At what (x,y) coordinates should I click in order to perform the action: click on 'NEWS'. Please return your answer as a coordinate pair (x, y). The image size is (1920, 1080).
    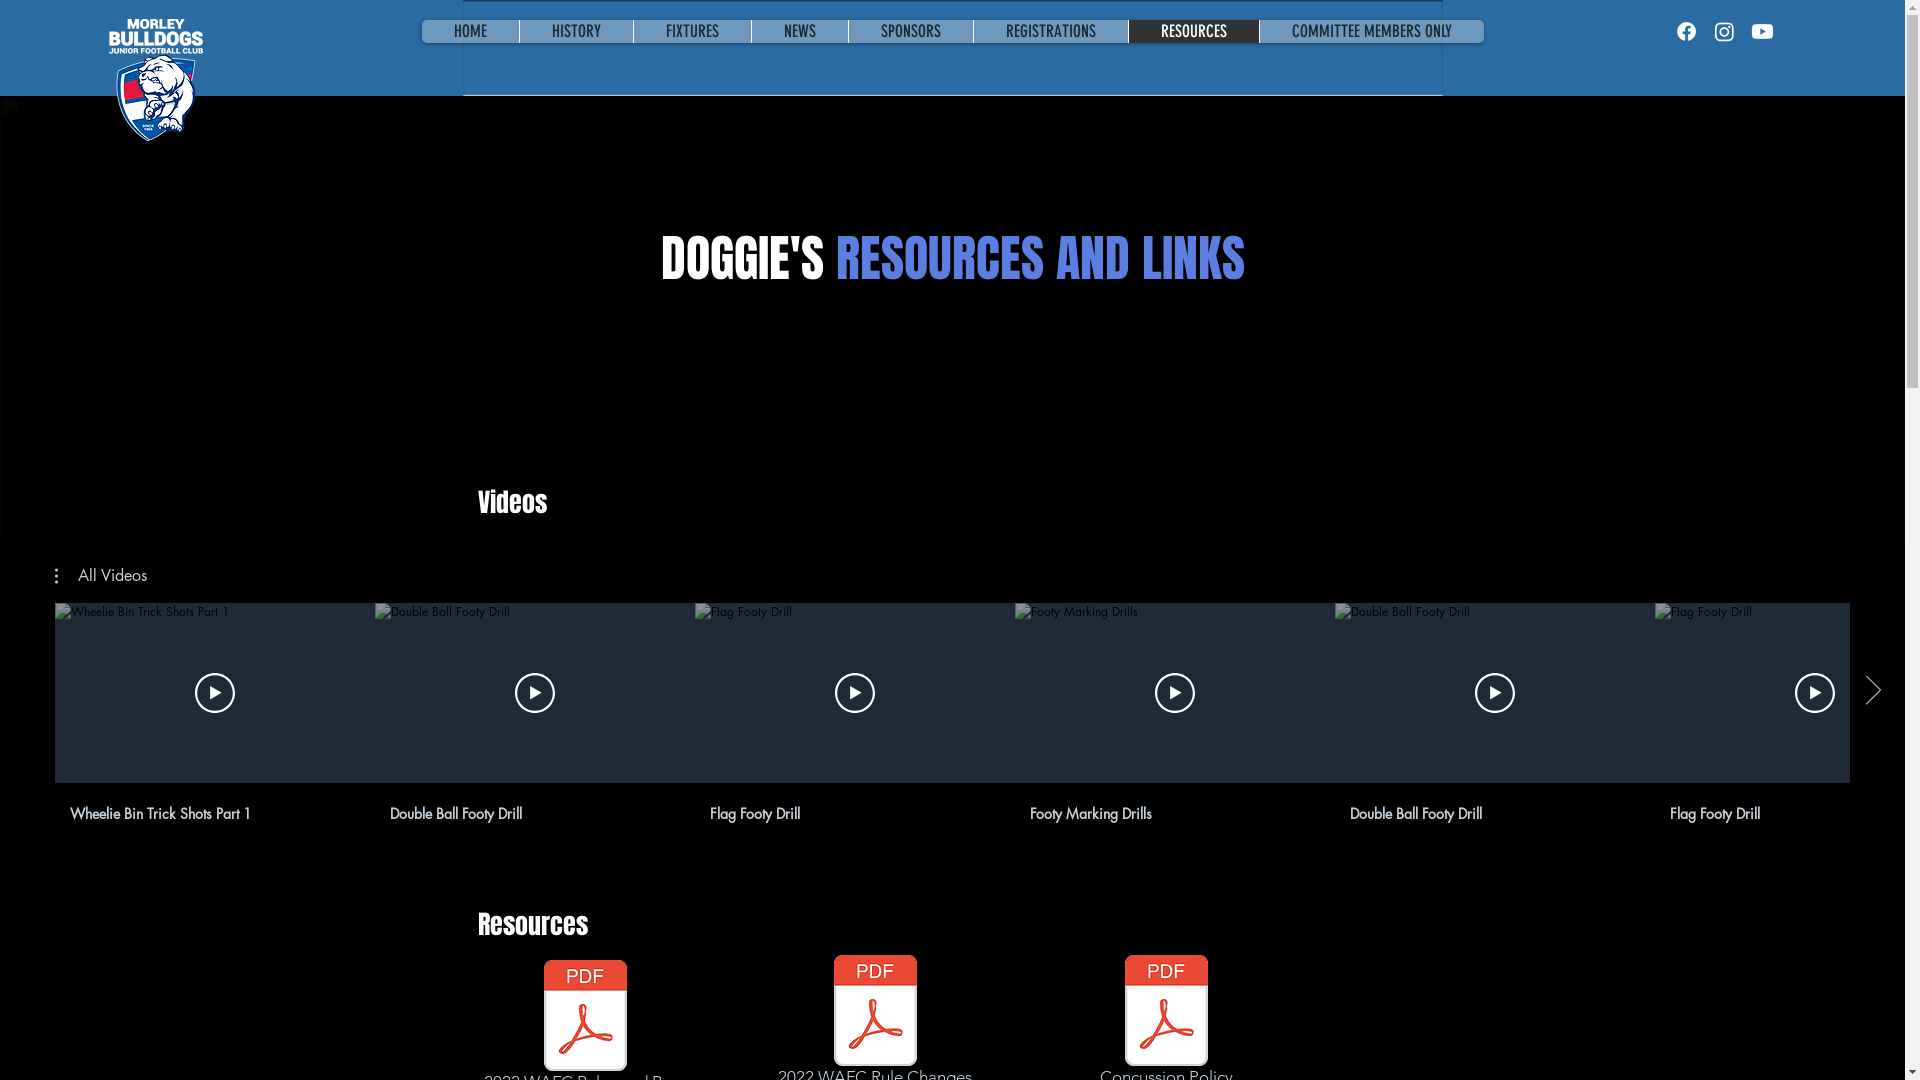
    Looking at the image, I should click on (748, 31).